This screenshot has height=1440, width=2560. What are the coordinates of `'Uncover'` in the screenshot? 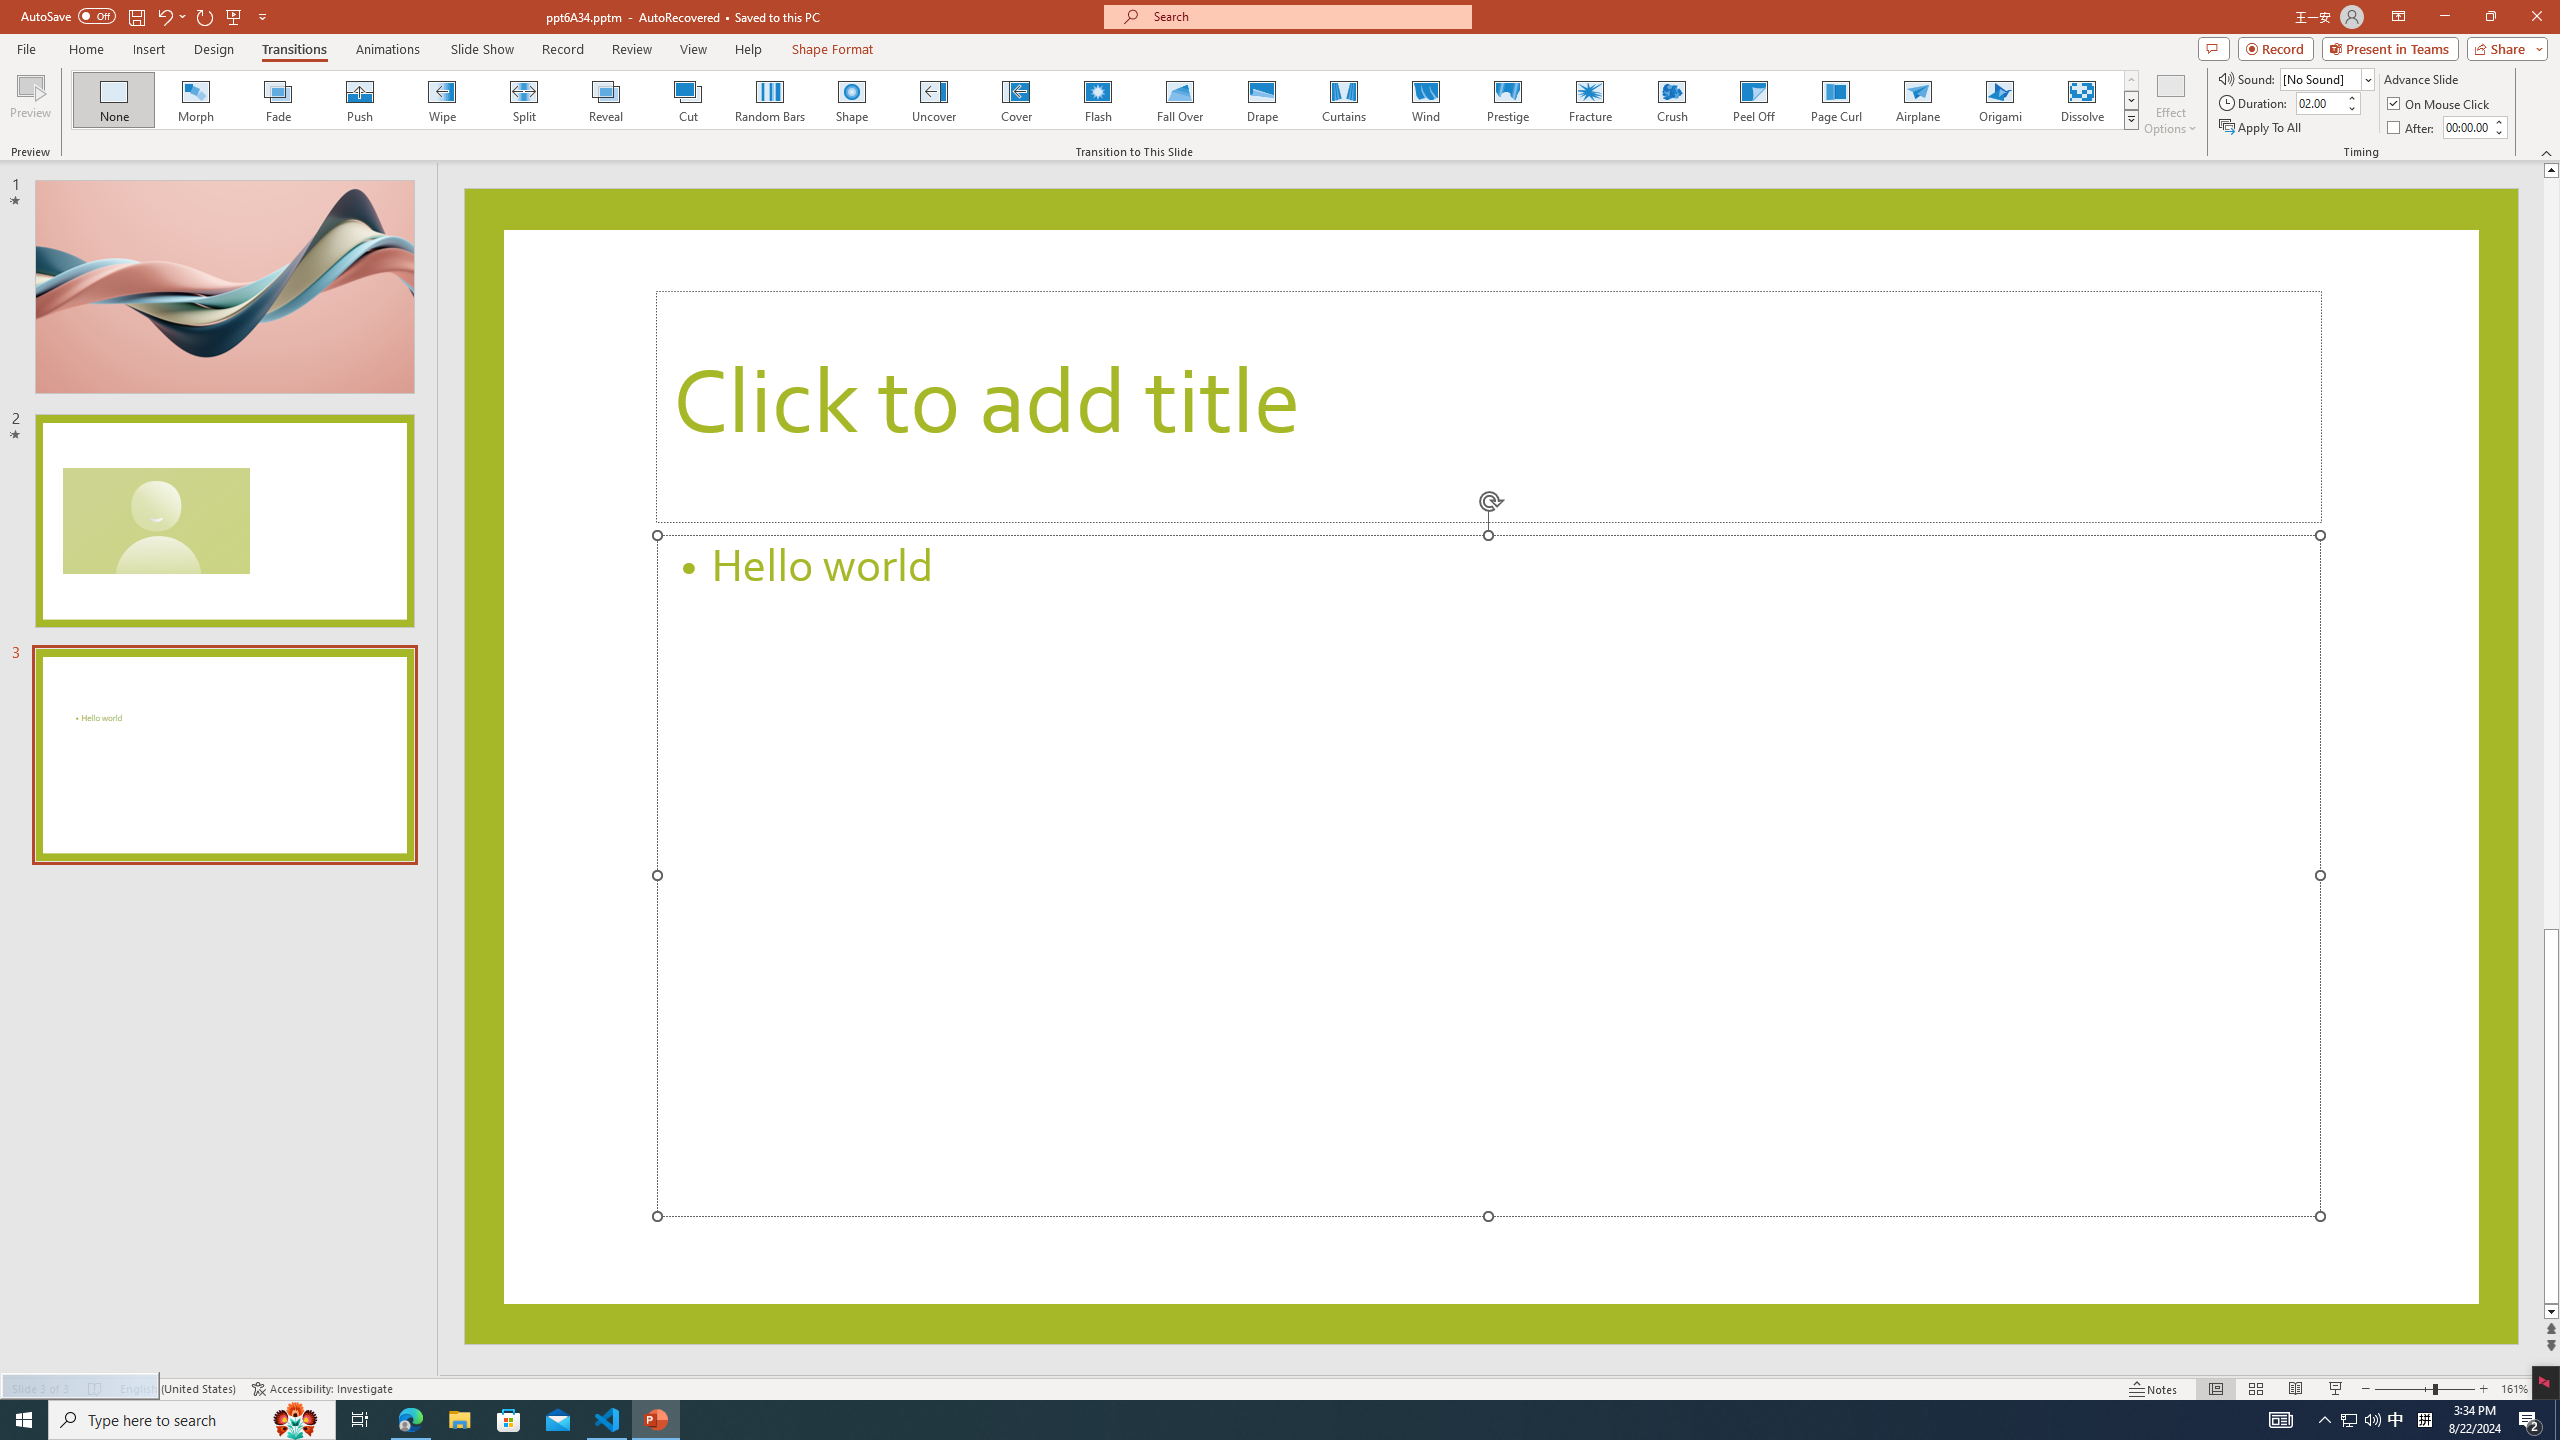 It's located at (933, 99).